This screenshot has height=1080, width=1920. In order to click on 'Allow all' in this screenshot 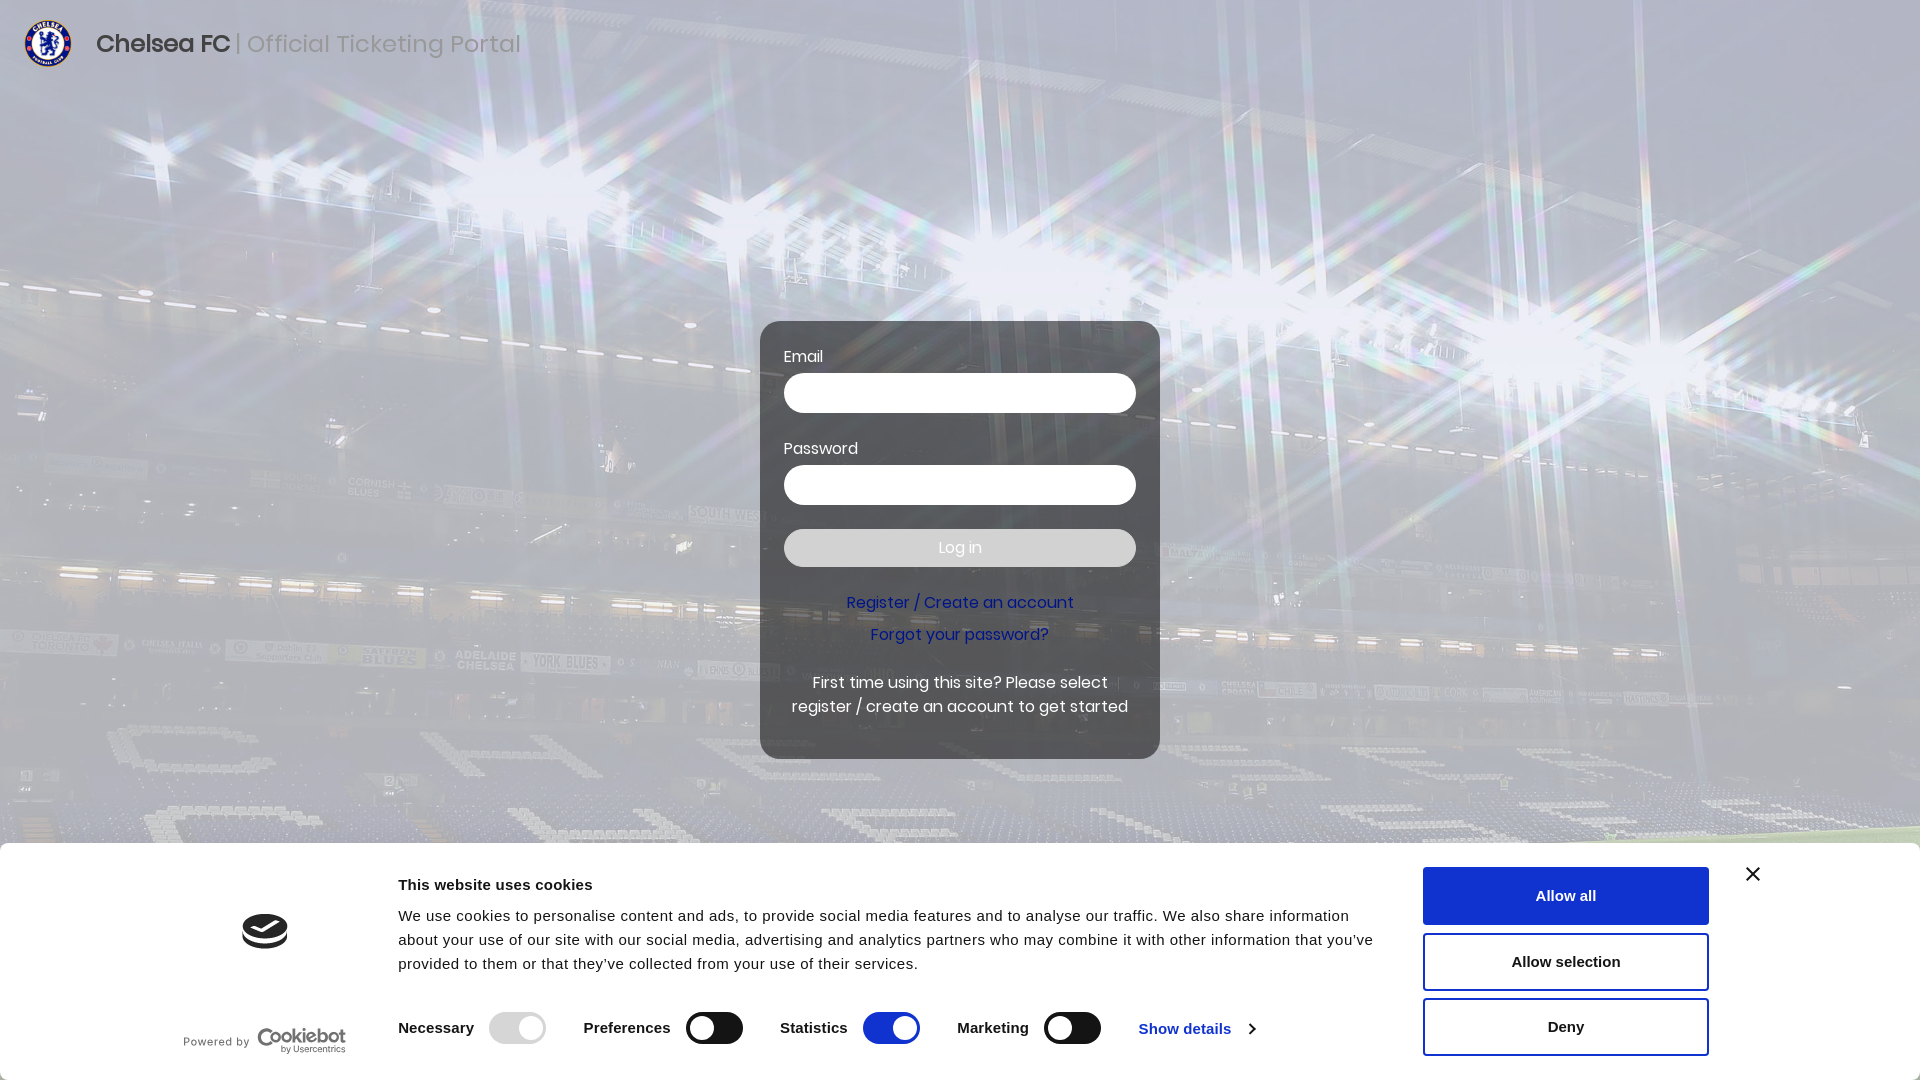, I will do `click(1564, 894)`.